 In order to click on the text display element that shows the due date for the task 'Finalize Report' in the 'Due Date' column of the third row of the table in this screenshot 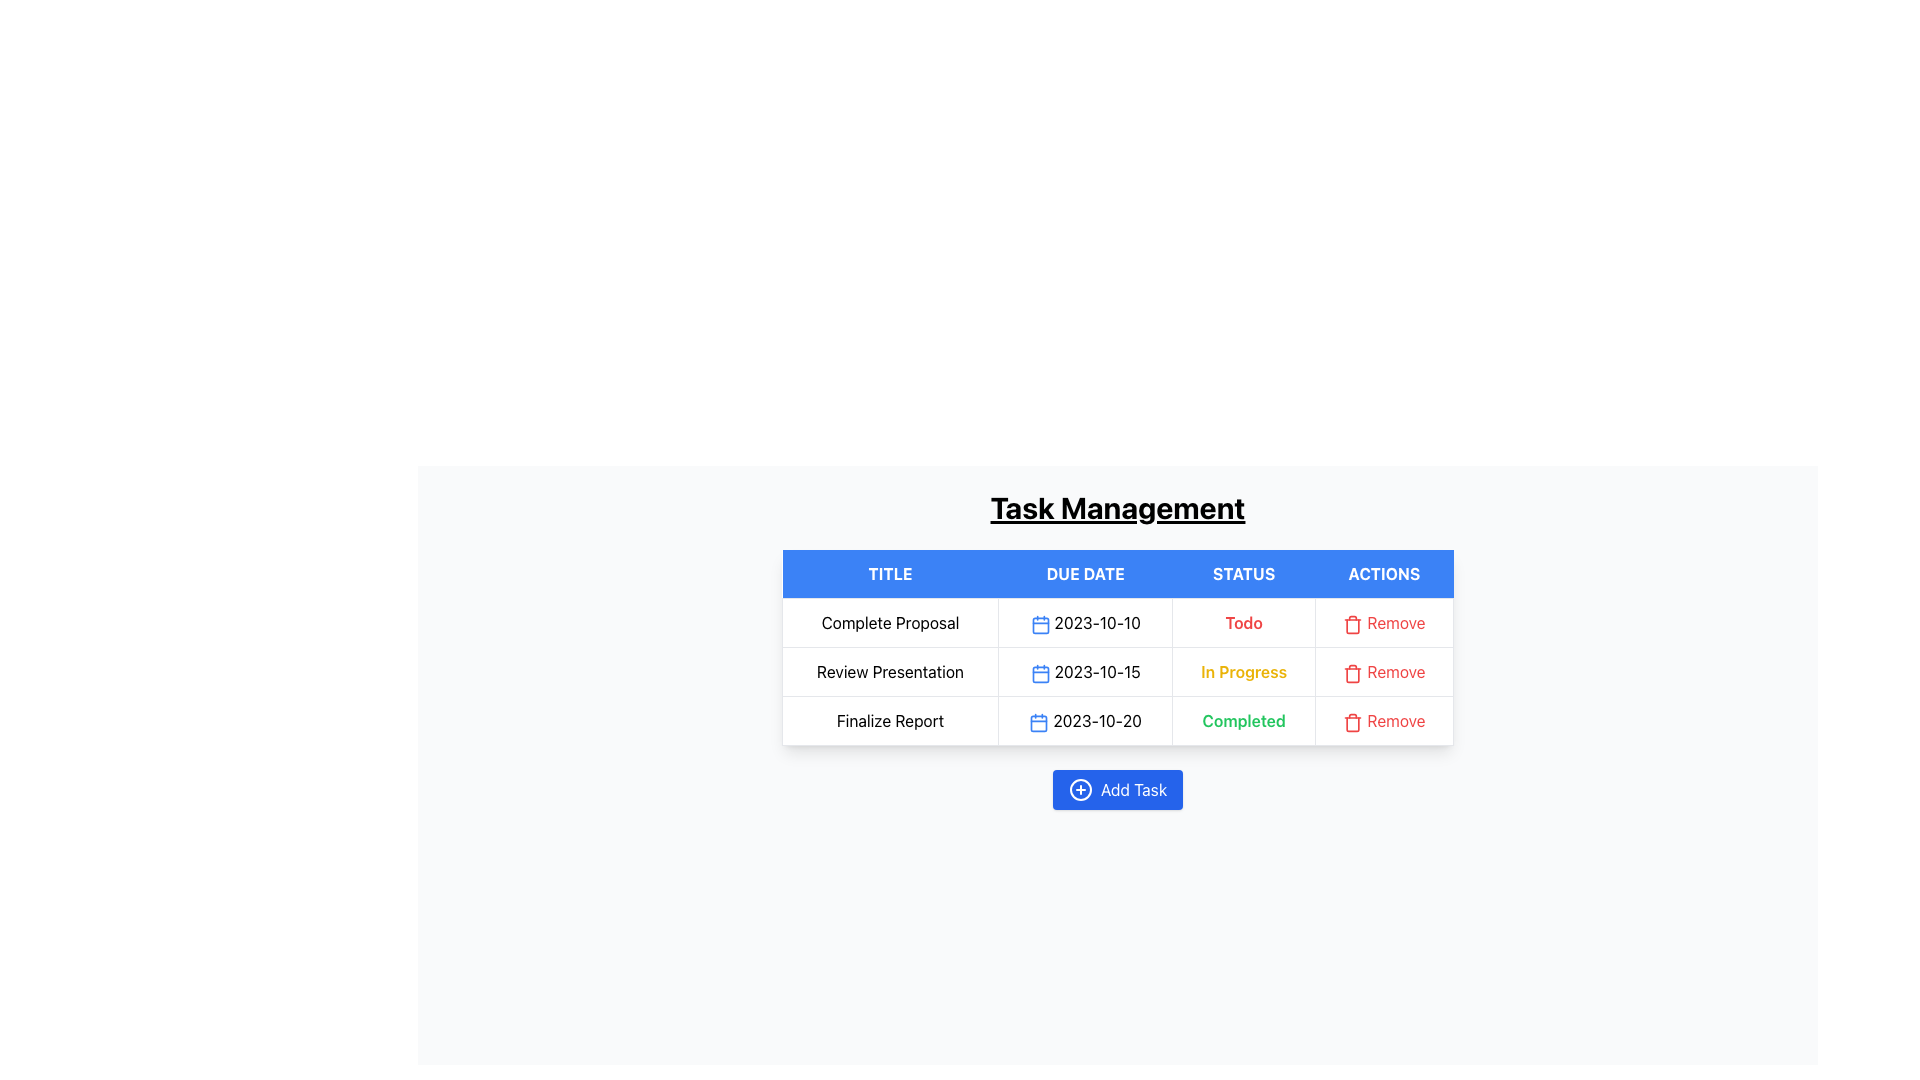, I will do `click(1084, 721)`.